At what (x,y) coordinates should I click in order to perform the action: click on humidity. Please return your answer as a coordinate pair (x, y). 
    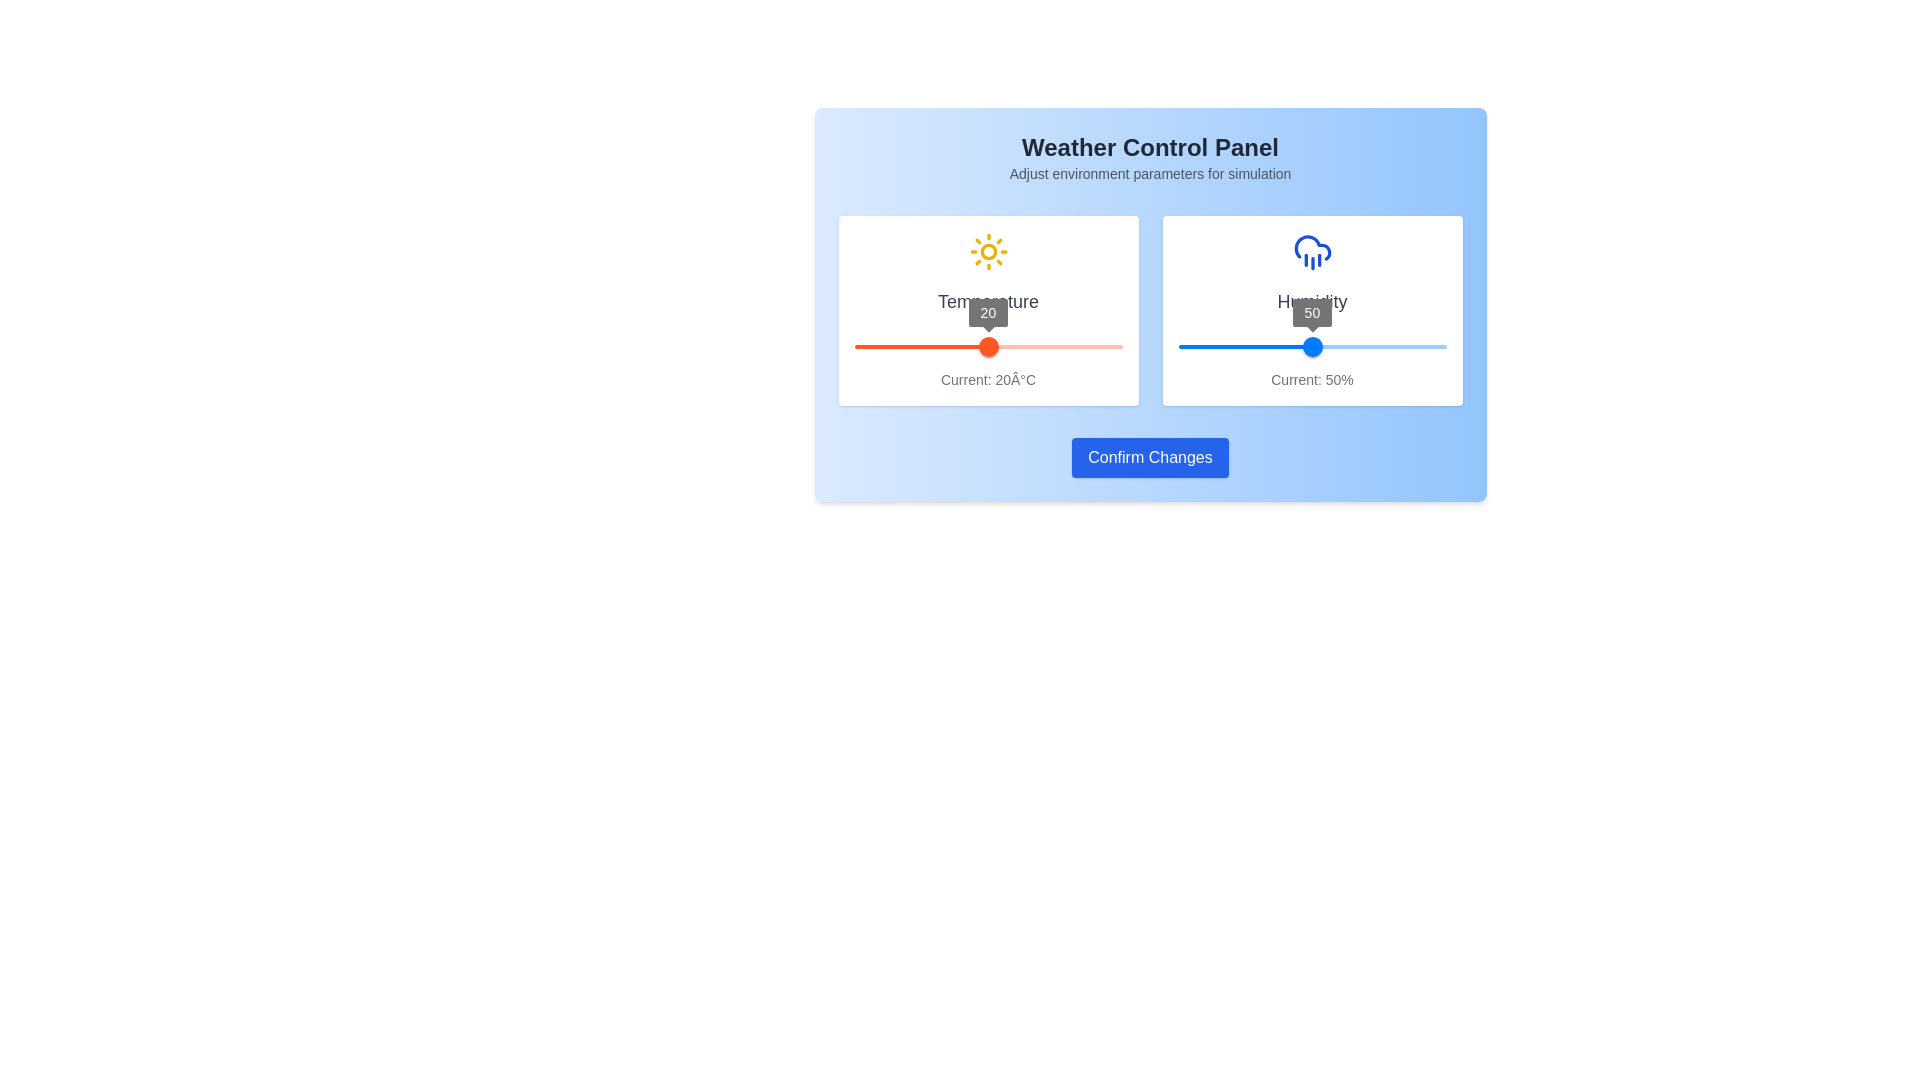
    Looking at the image, I should click on (1409, 346).